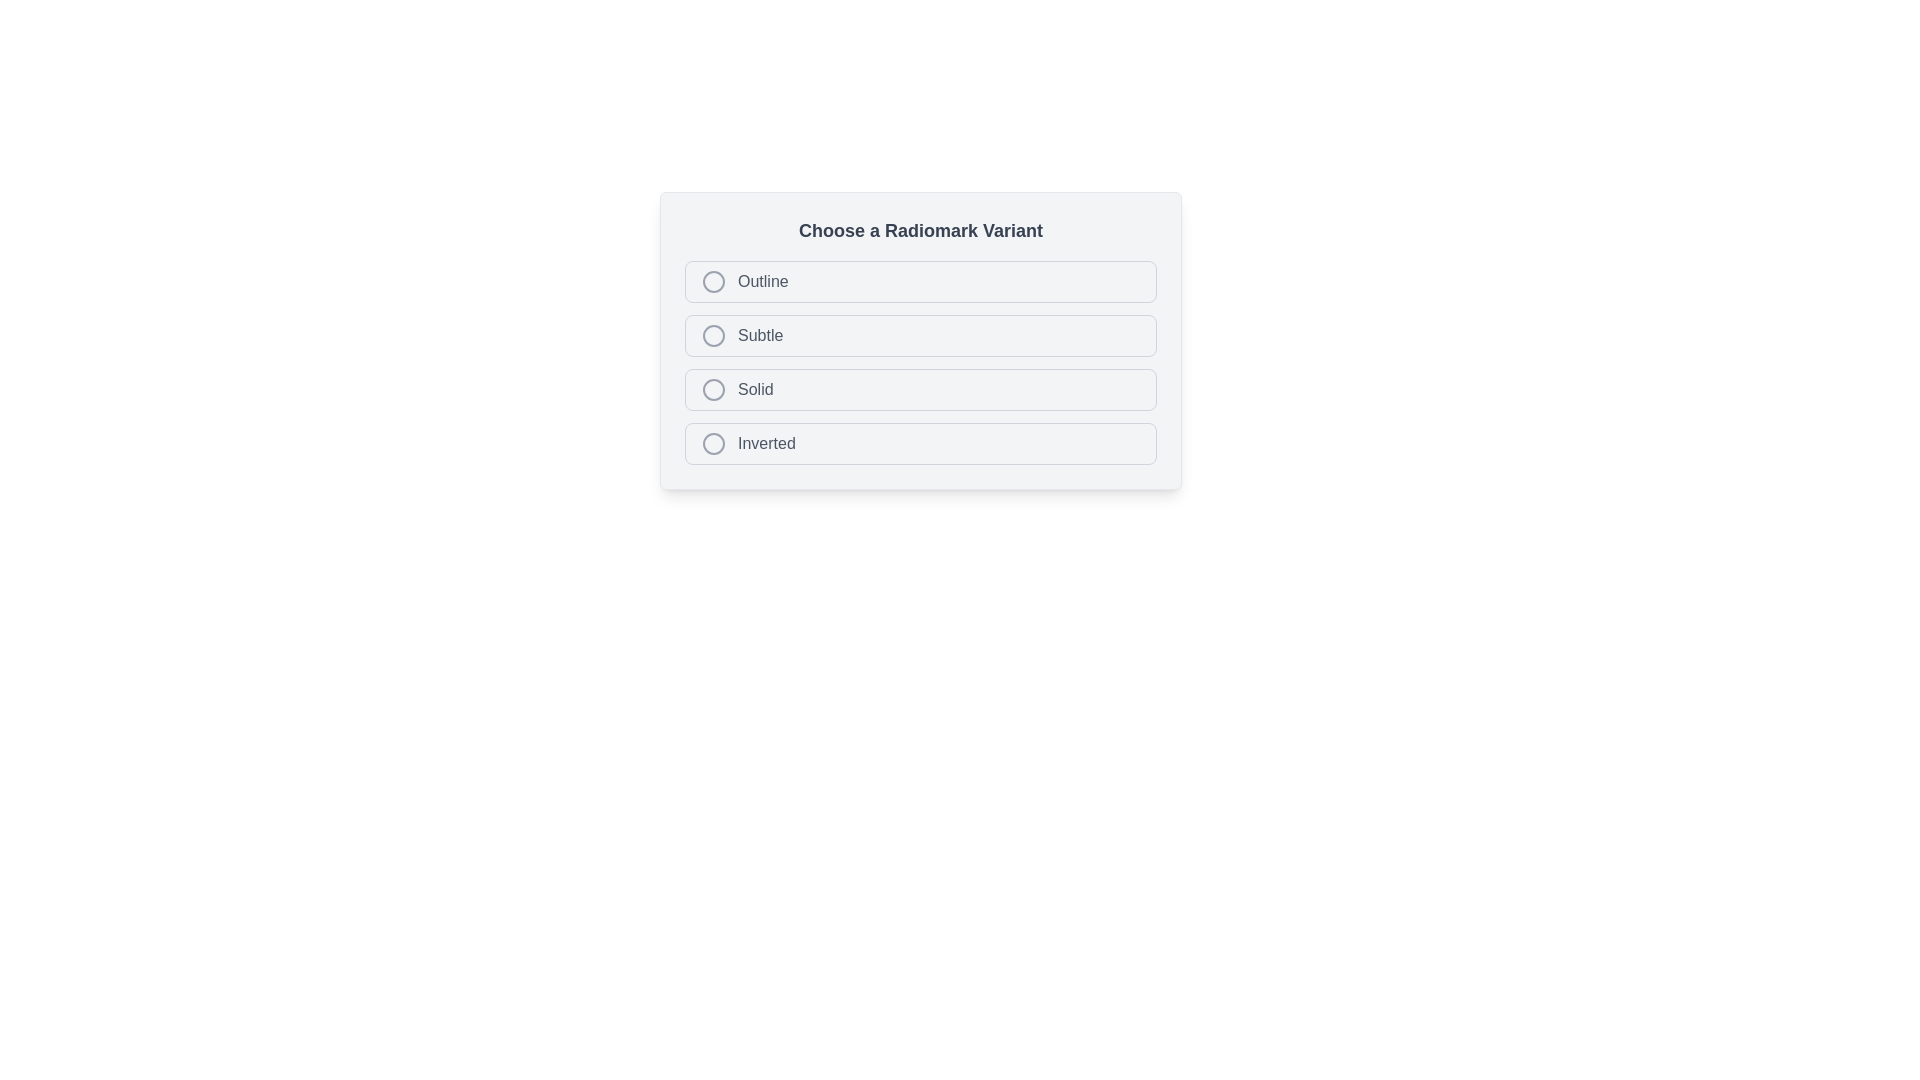 Image resolution: width=1920 pixels, height=1080 pixels. Describe the element at coordinates (920, 389) in the screenshot. I see `the 'Solid' radio button option, which is the third choice in a vertically stacked group of four options` at that location.